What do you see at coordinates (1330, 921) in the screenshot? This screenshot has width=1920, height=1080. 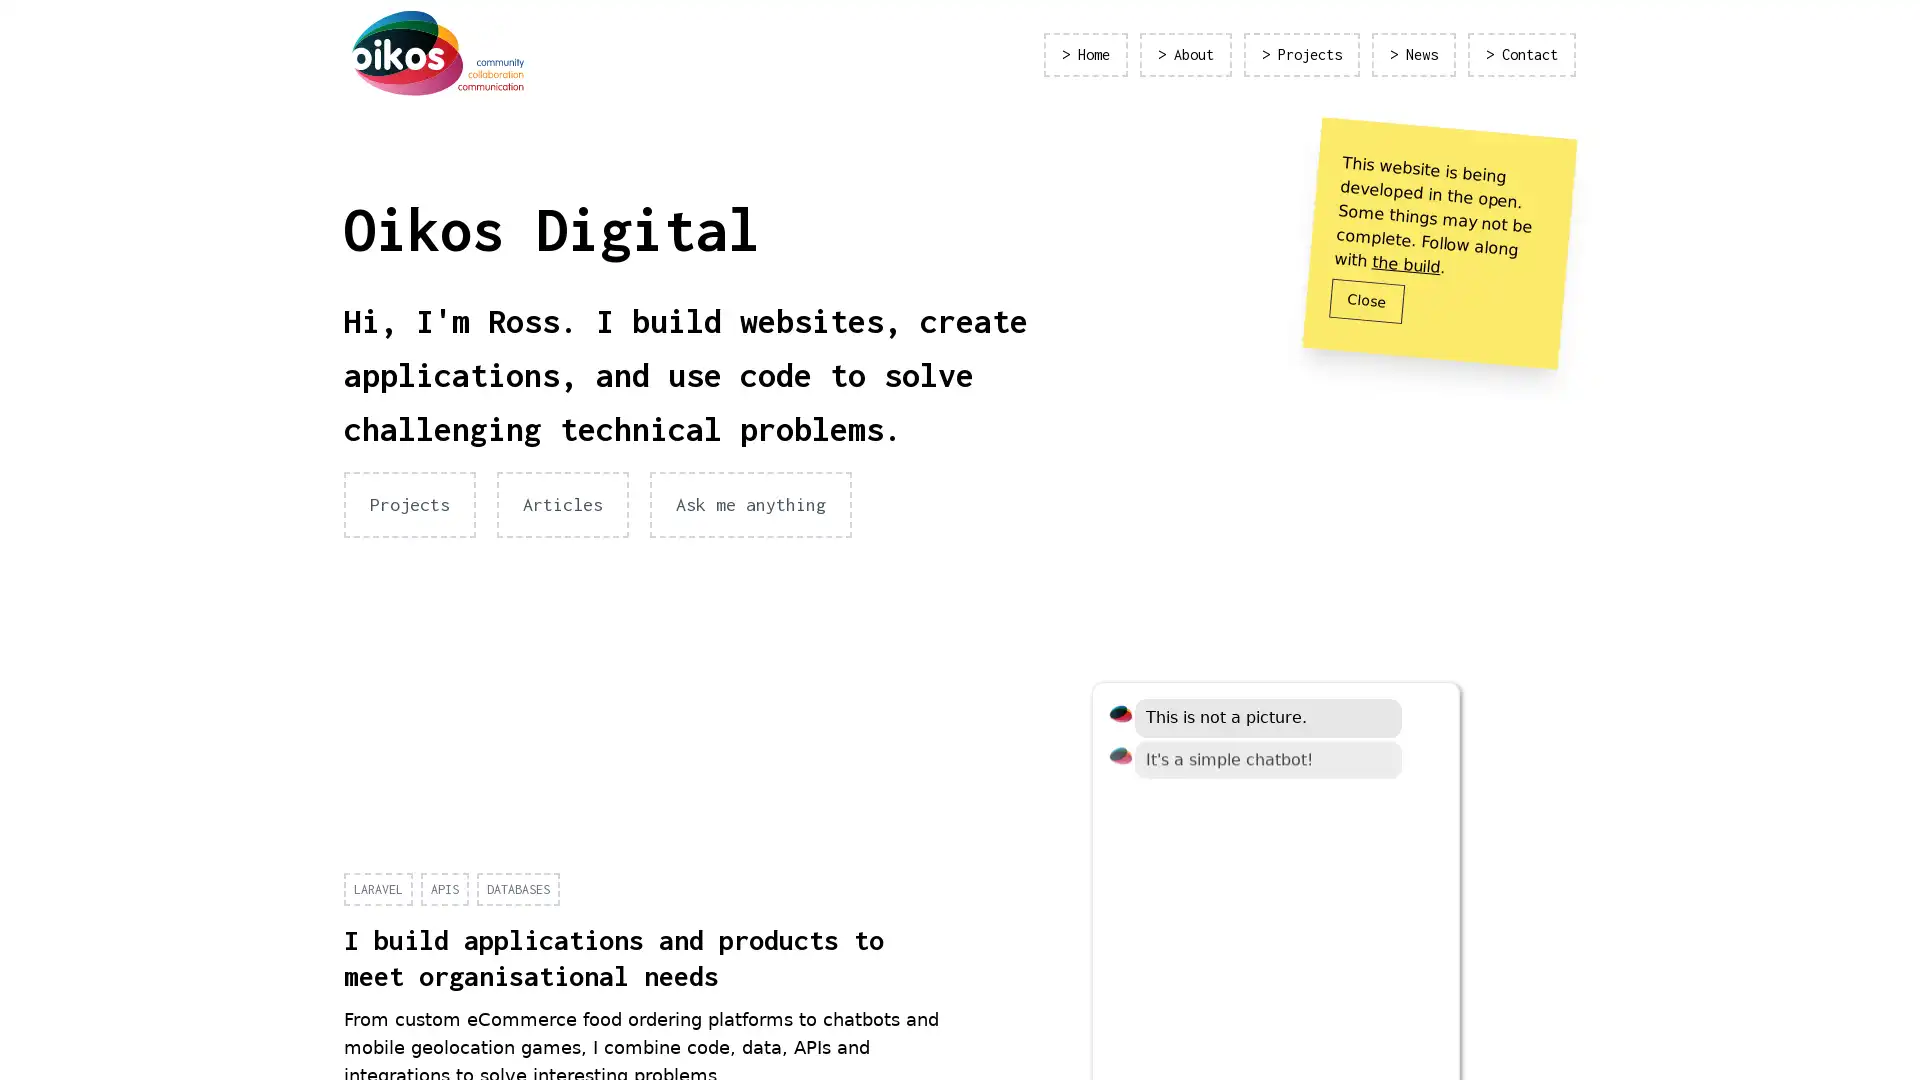 I see `Geeky chatbot facts` at bounding box center [1330, 921].